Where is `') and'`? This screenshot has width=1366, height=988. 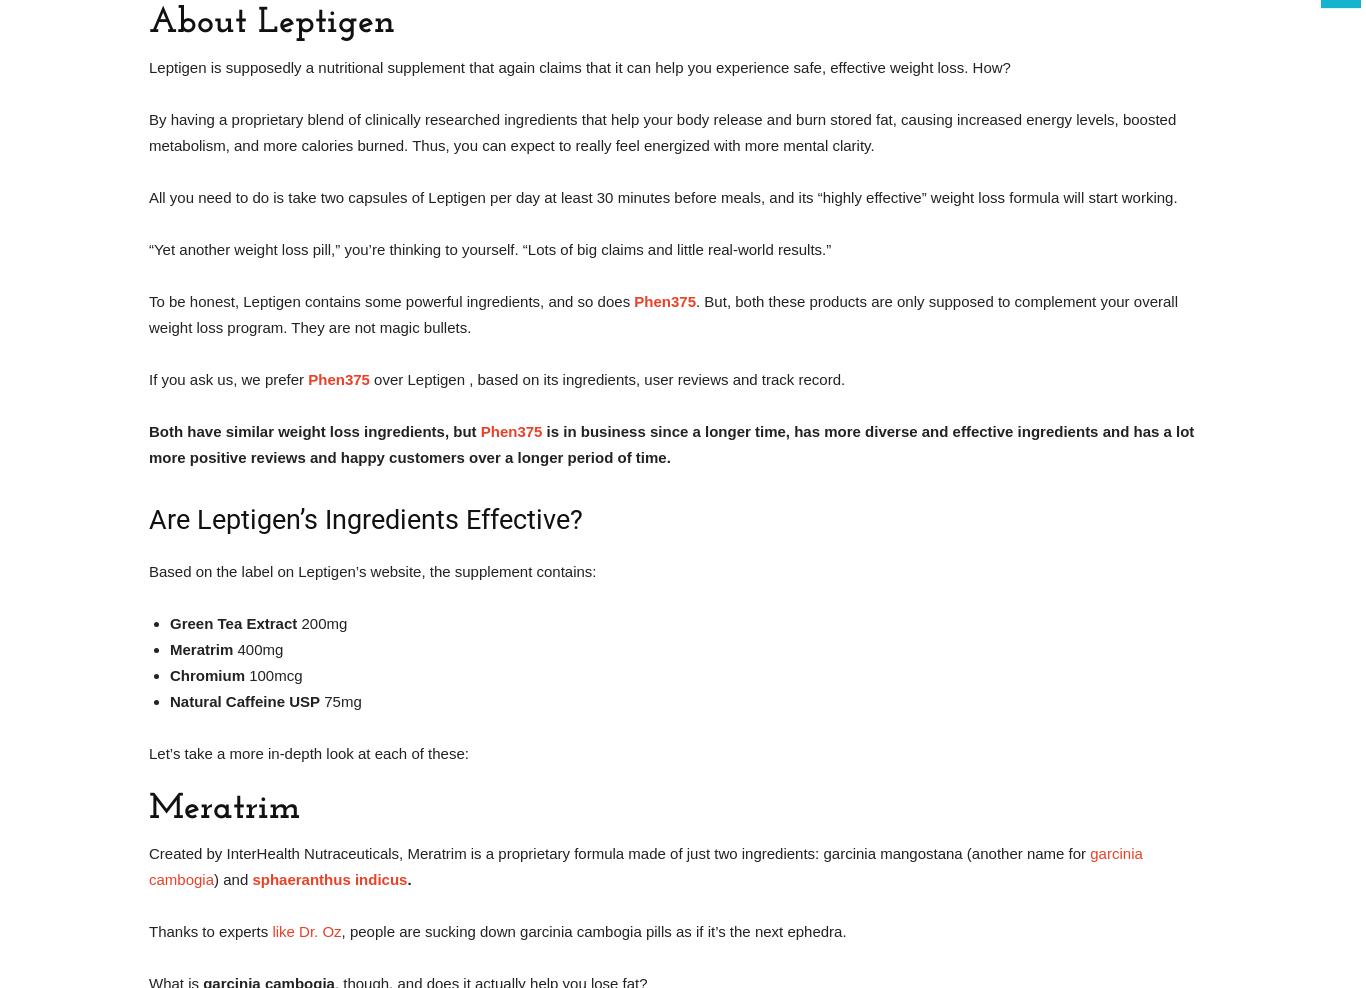
') and' is located at coordinates (233, 878).